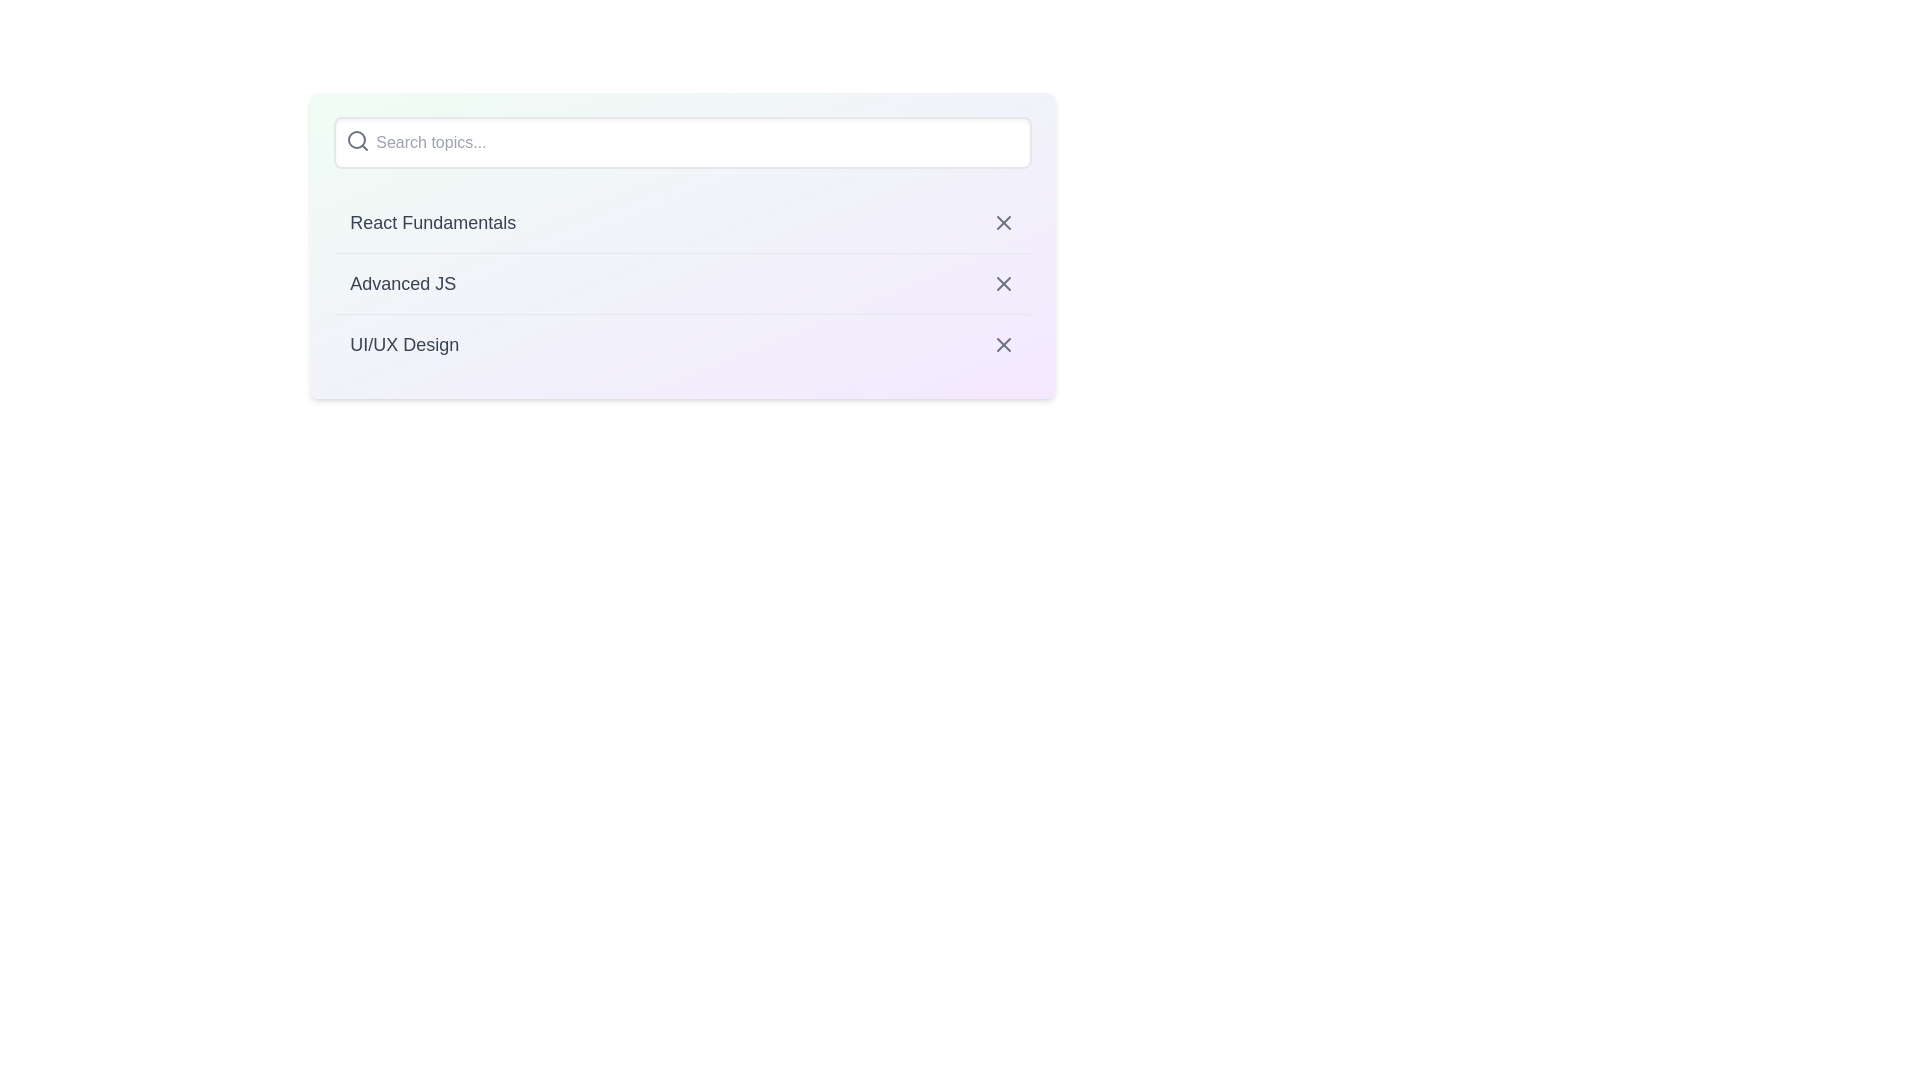 The width and height of the screenshot is (1920, 1080). Describe the element at coordinates (682, 283) in the screenshot. I see `the item with the title Advanced JS from the list` at that location.